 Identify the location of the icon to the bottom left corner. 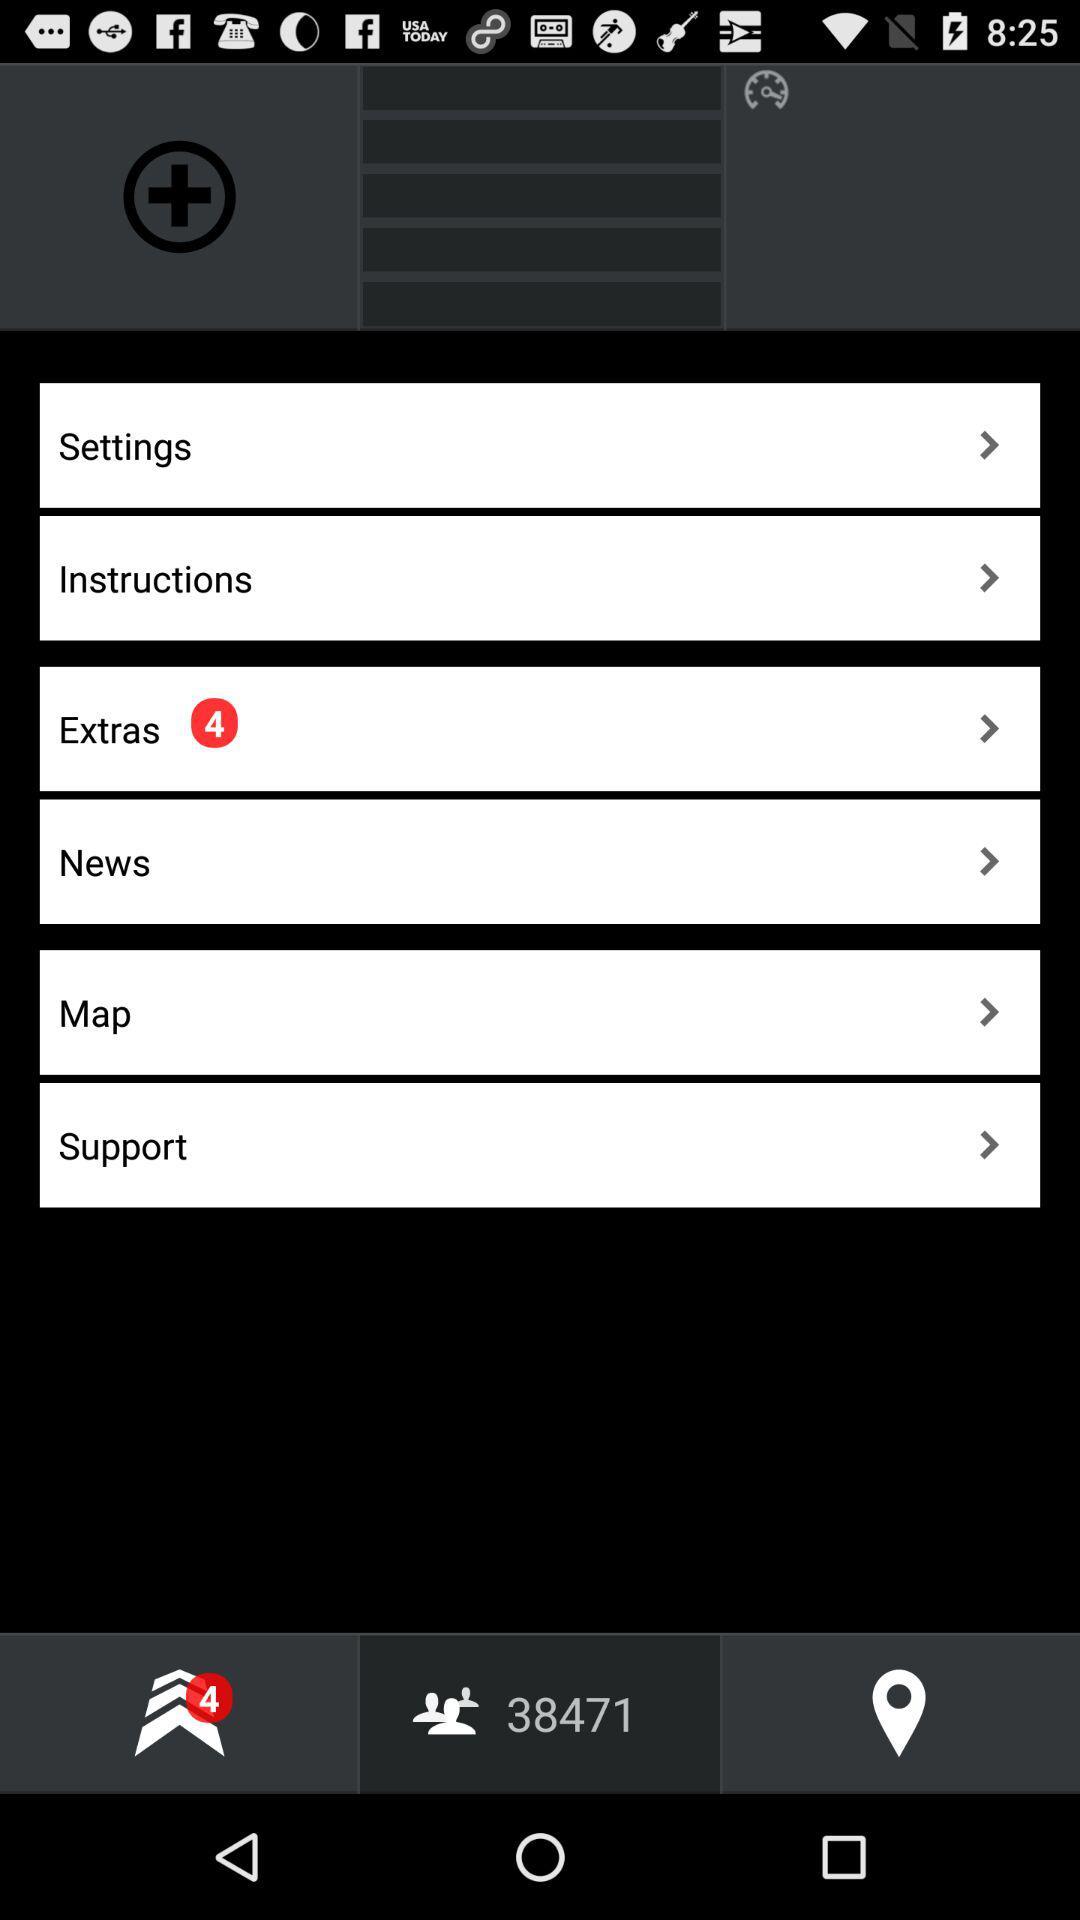
(178, 1712).